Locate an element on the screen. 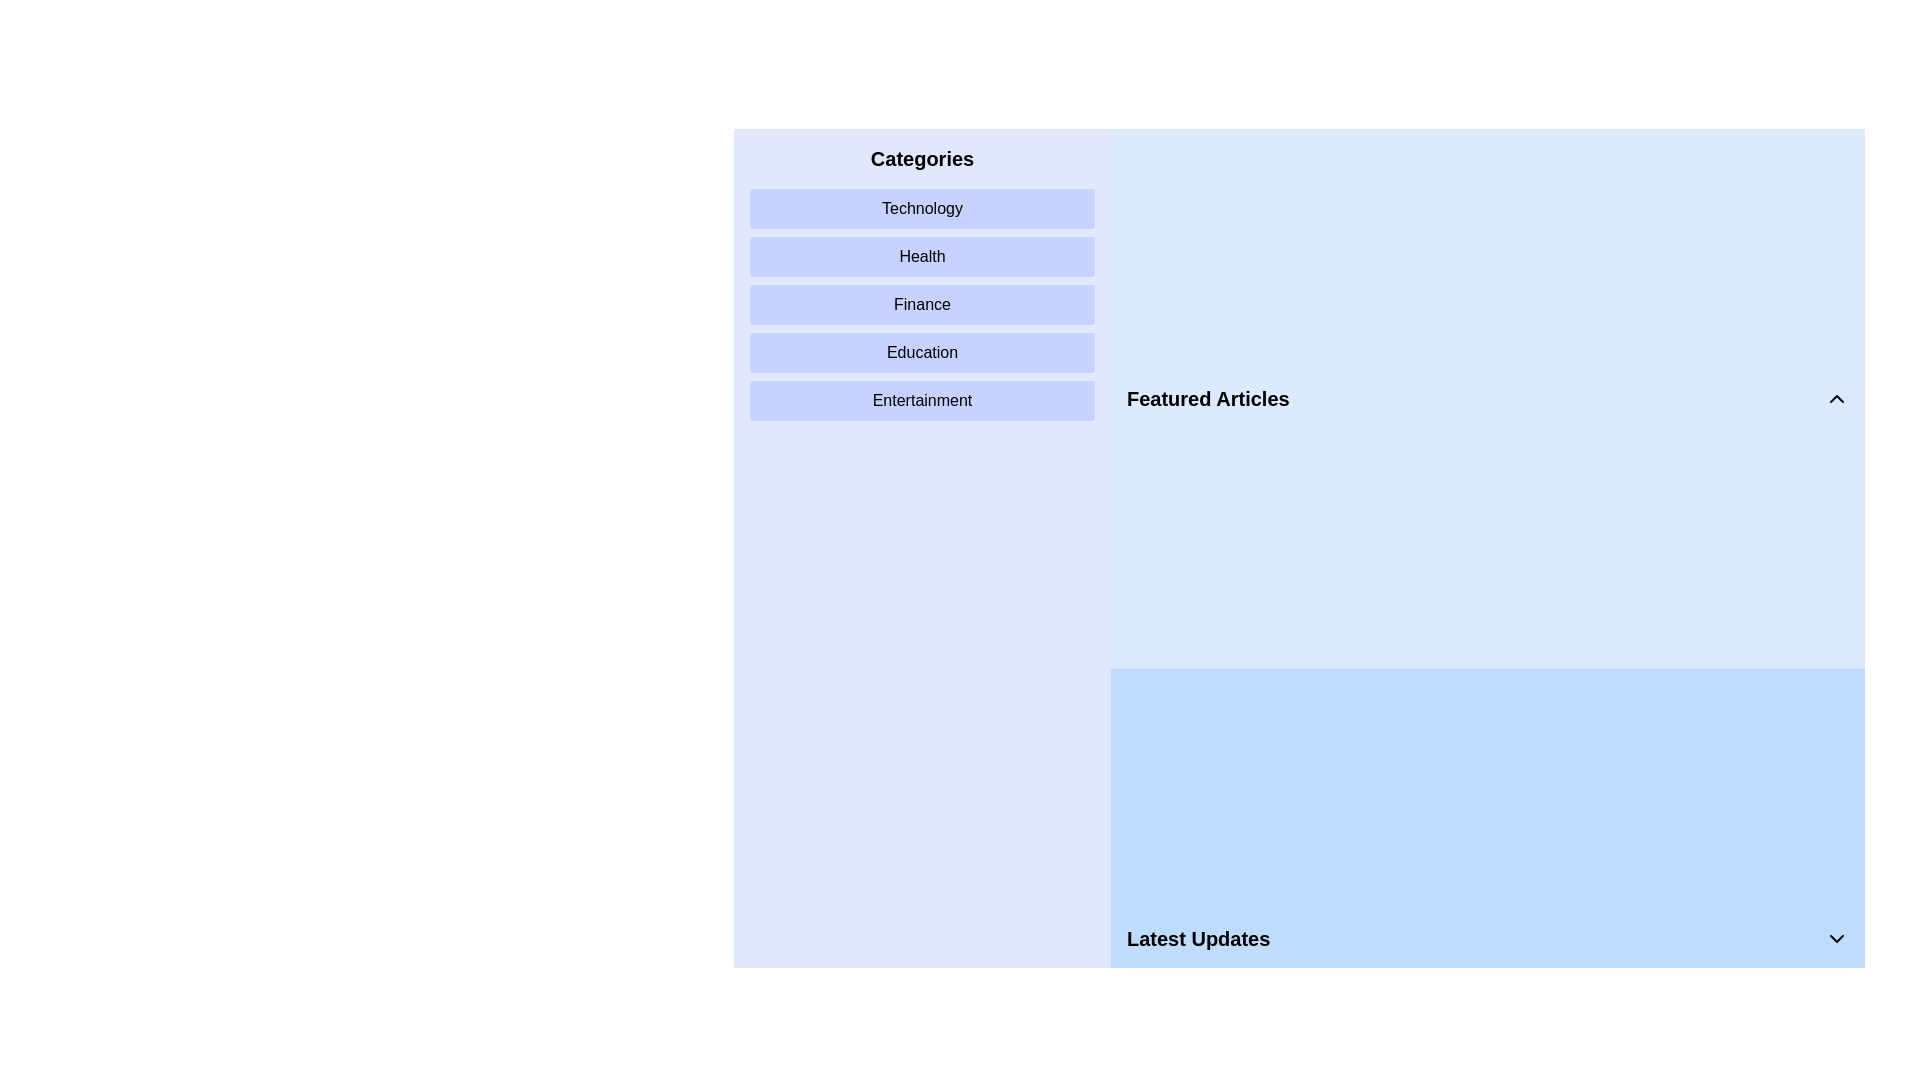 This screenshot has height=1080, width=1920. the 'Health' category selection button, which is the second button in a vertical list under the 'Categories' section is located at coordinates (921, 256).